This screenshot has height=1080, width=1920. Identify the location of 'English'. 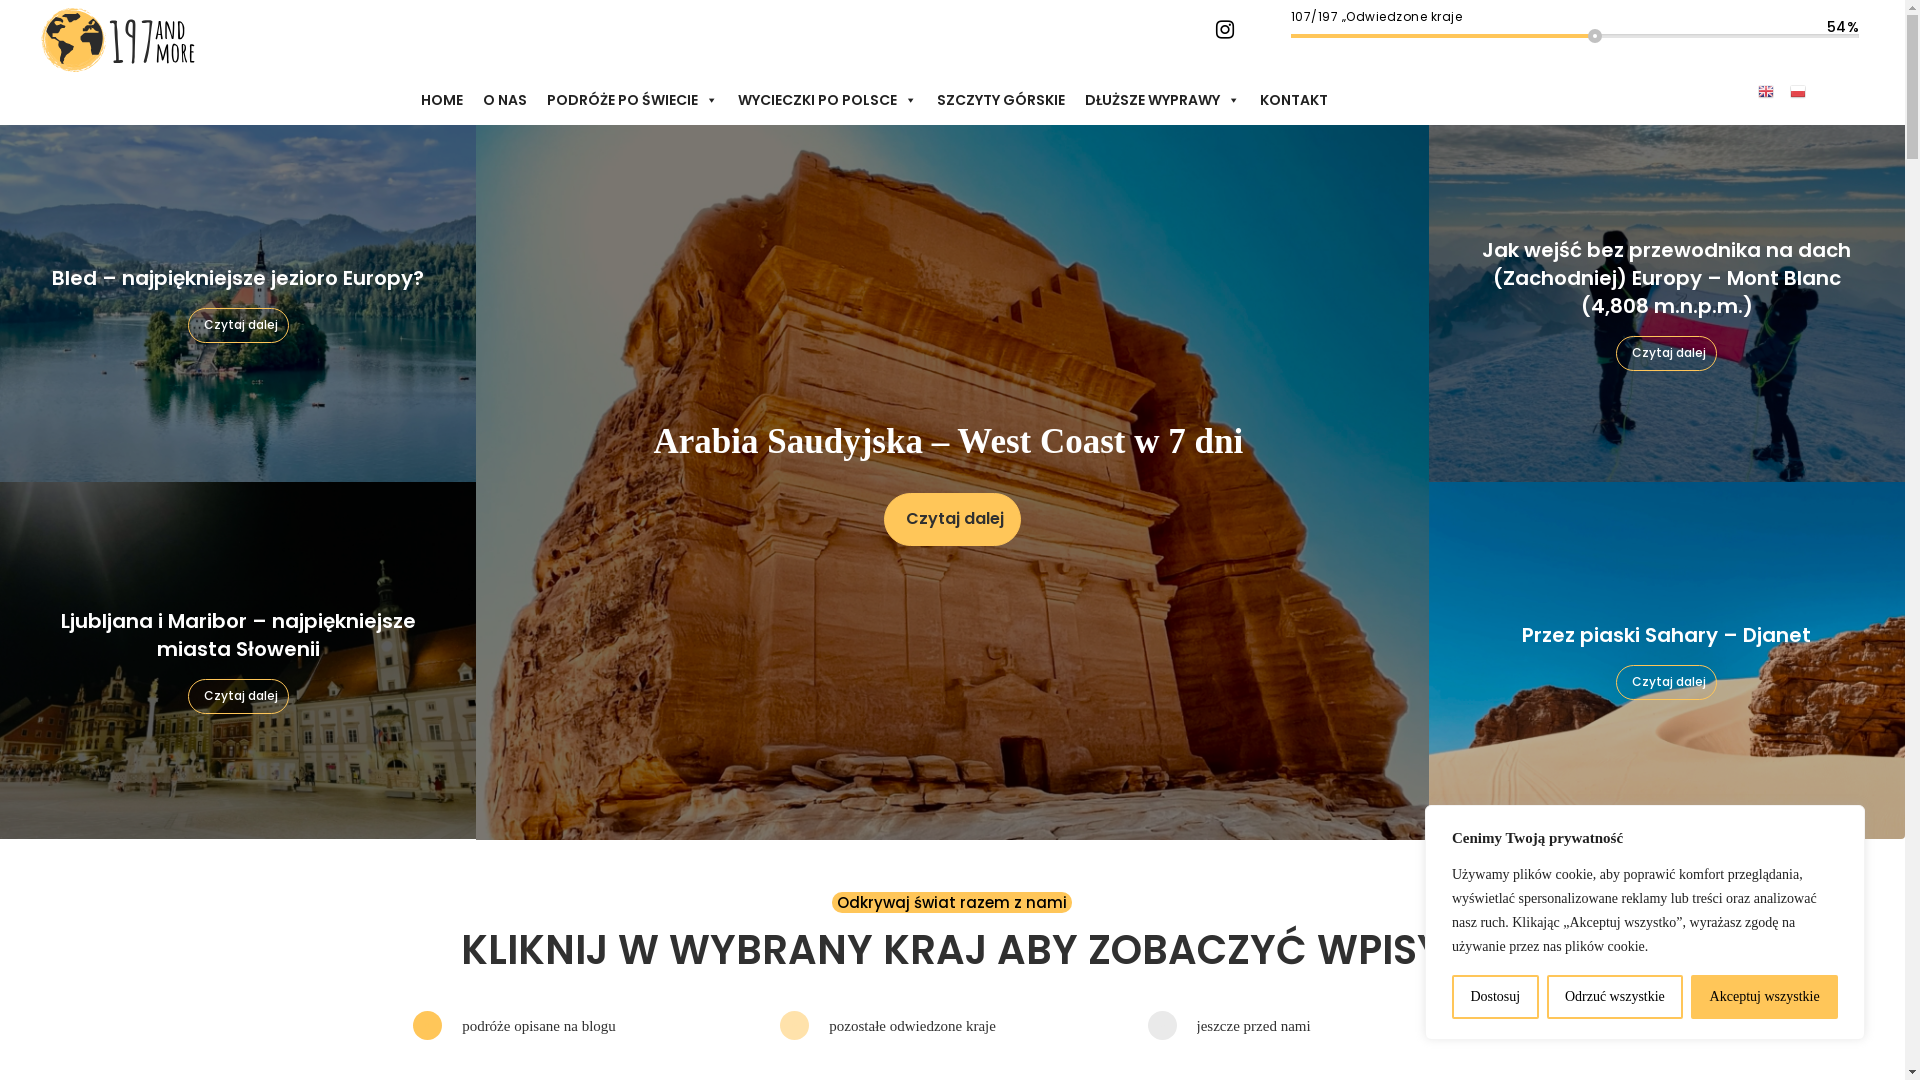
(1766, 90).